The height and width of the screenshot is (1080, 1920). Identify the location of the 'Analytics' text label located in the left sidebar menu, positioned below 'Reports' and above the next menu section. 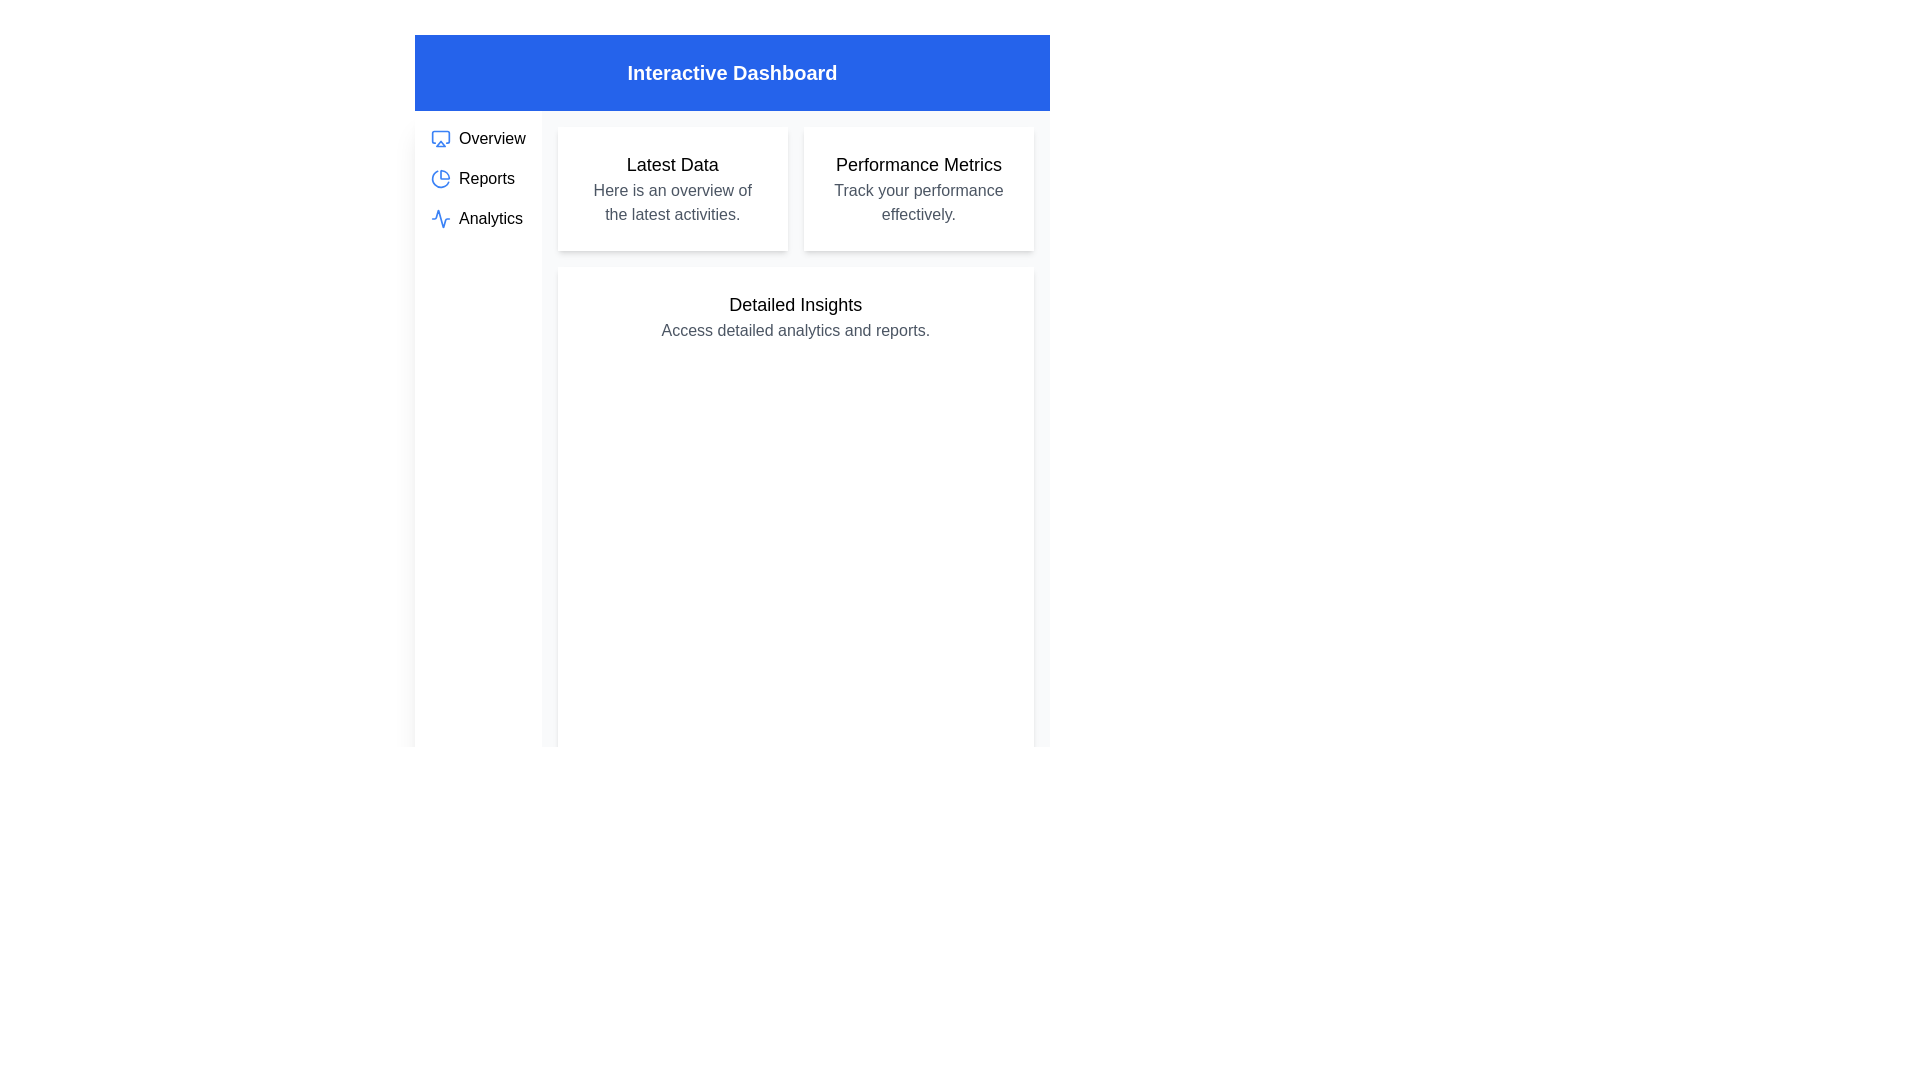
(490, 219).